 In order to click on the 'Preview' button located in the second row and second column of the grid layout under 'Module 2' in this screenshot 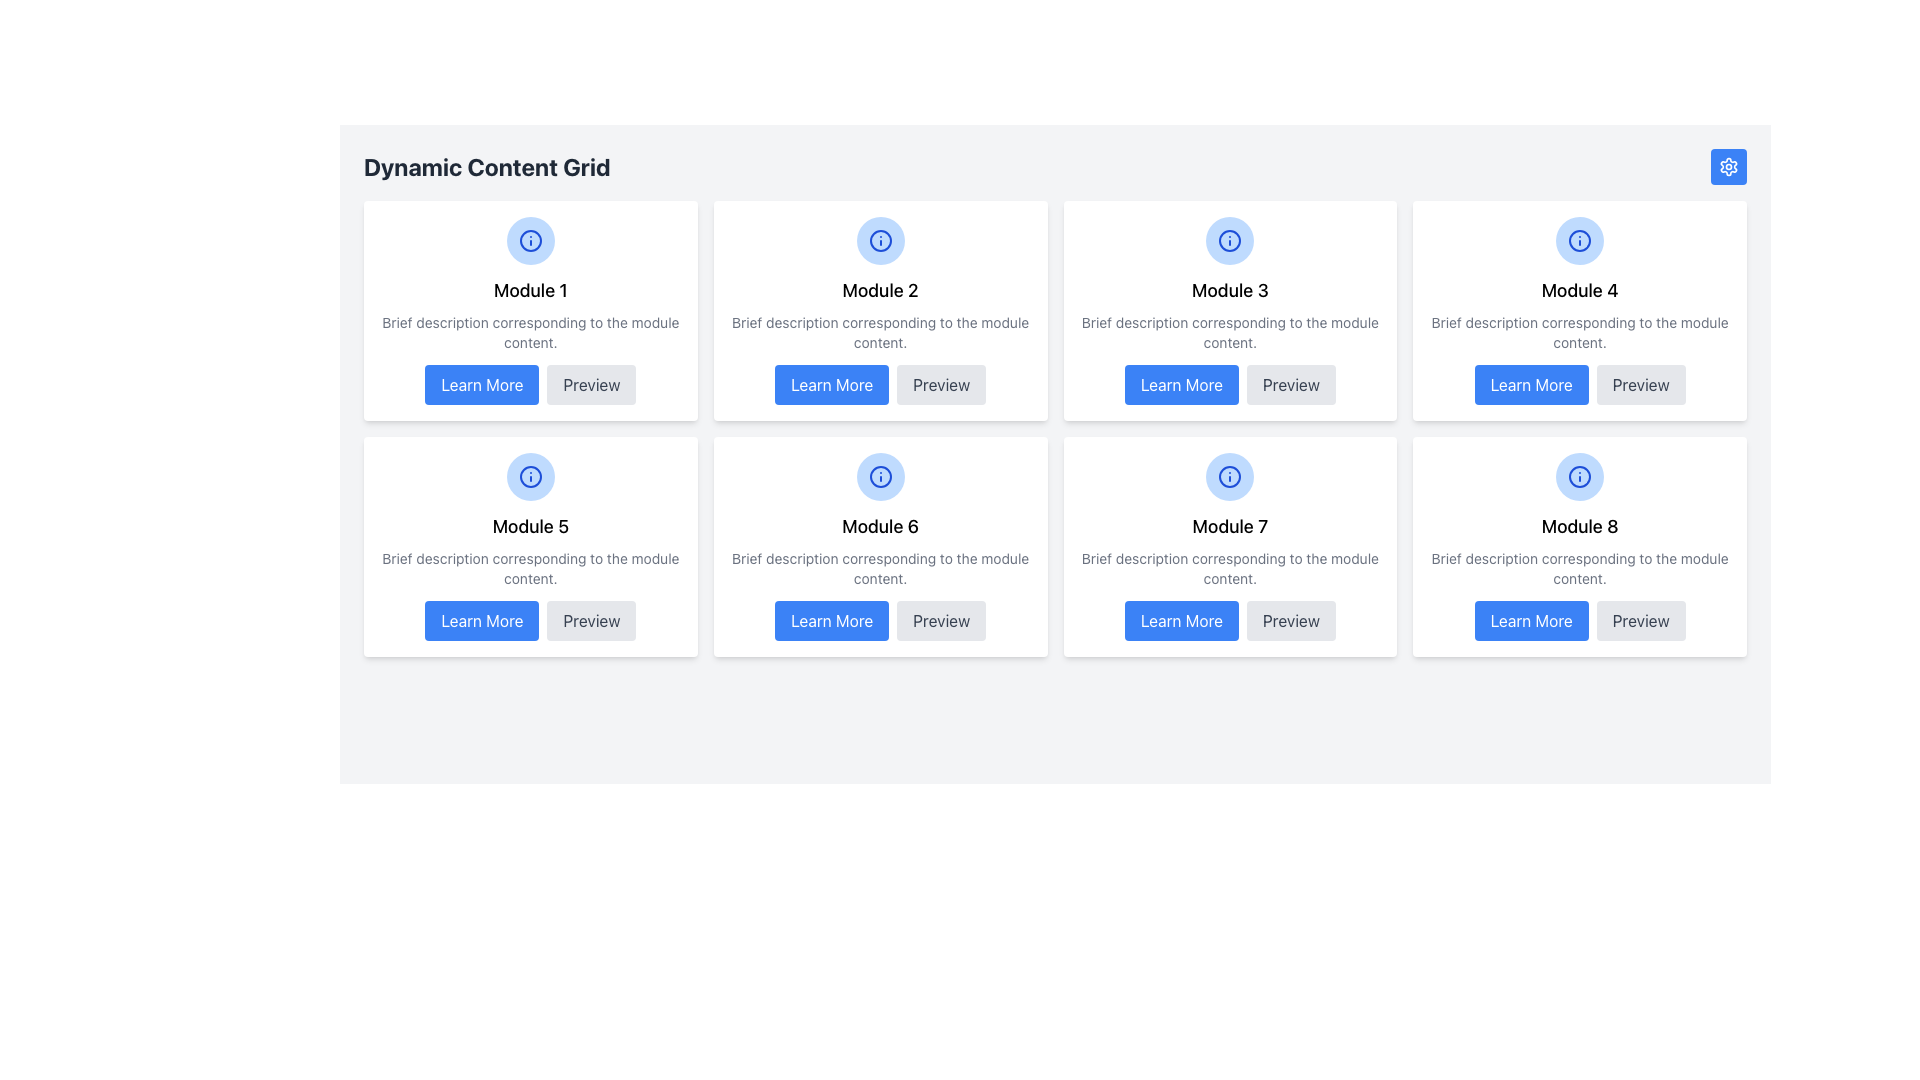, I will do `click(940, 385)`.